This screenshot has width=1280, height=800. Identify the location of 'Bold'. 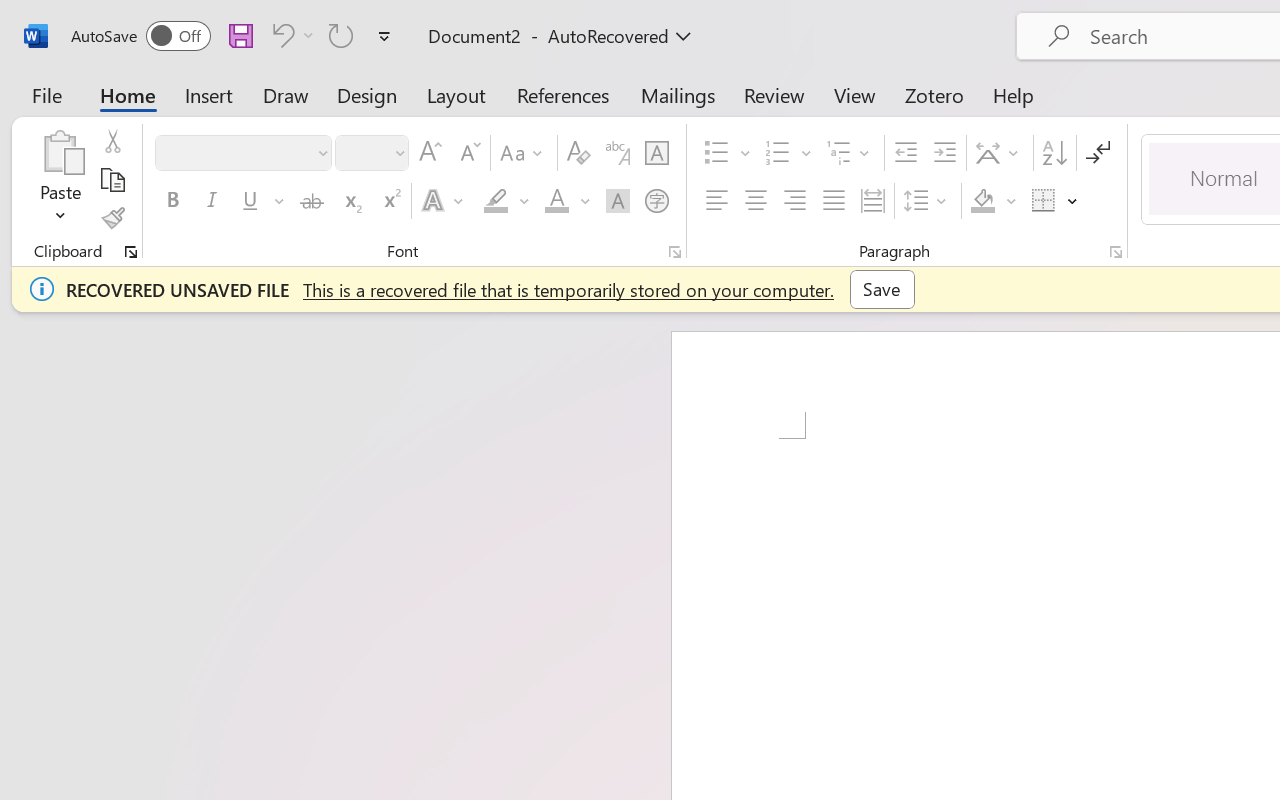
(172, 201).